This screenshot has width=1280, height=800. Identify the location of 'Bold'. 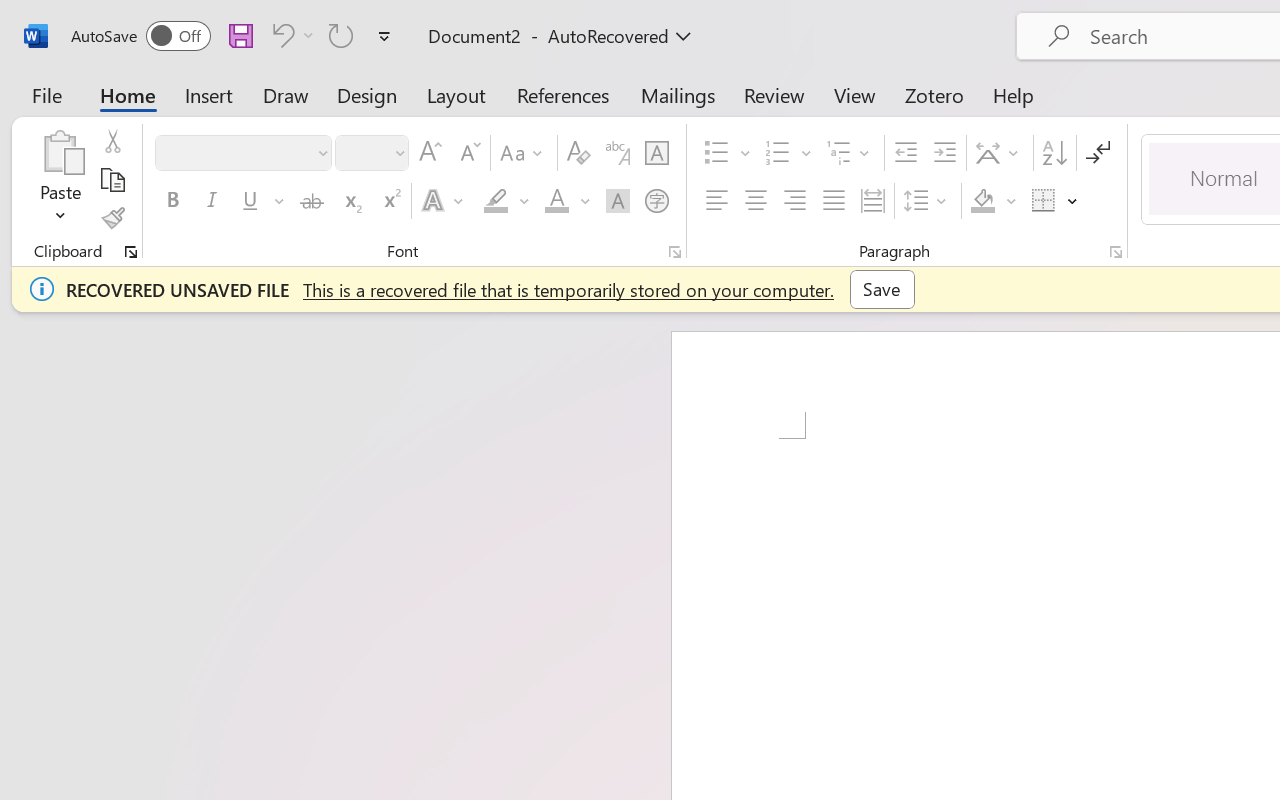
(172, 201).